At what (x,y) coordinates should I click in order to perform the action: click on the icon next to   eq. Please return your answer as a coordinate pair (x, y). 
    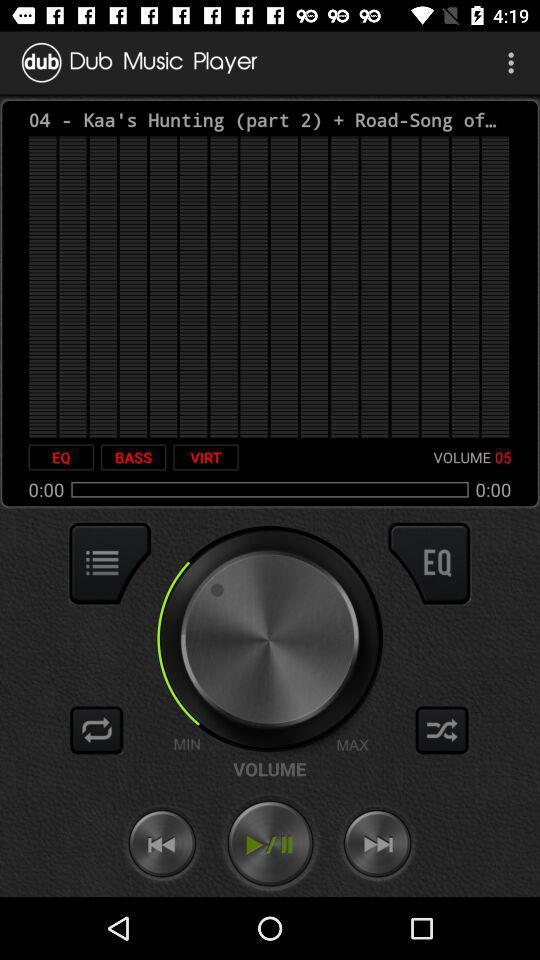
    Looking at the image, I should click on (133, 457).